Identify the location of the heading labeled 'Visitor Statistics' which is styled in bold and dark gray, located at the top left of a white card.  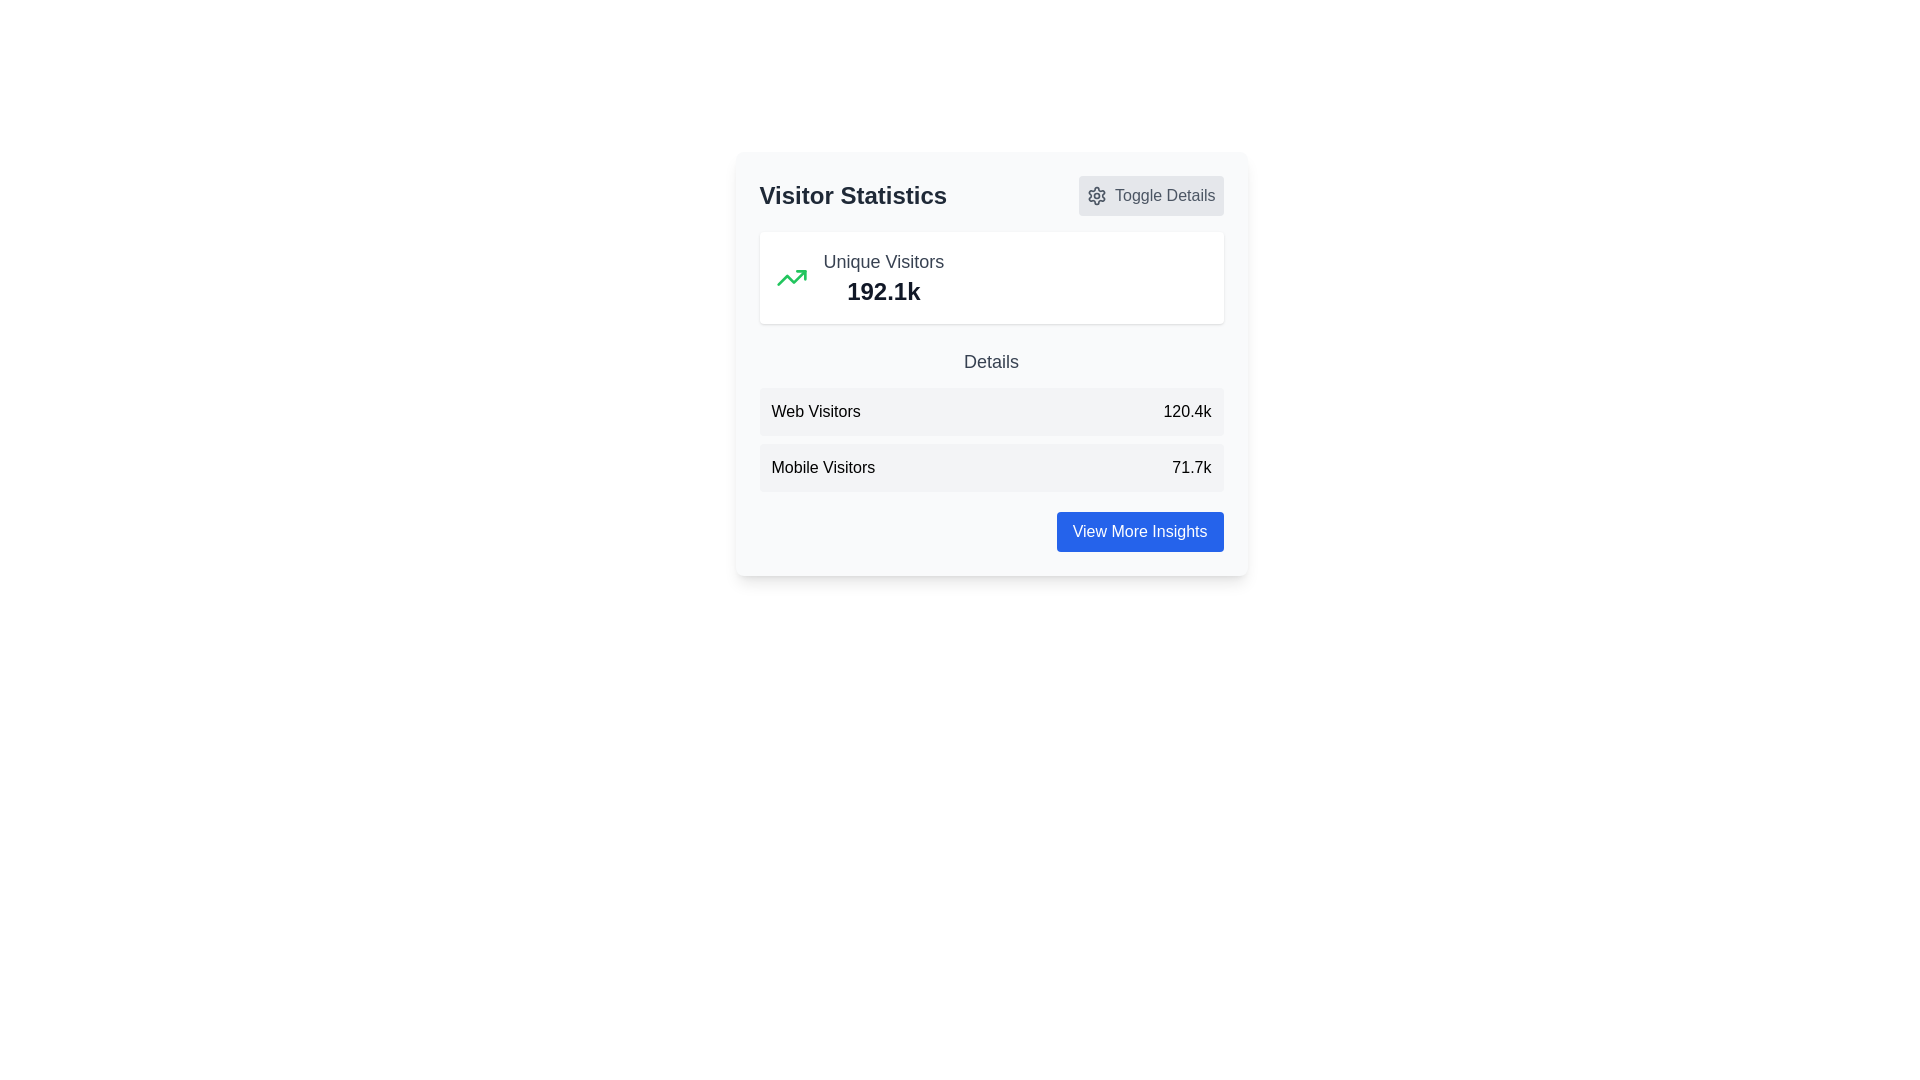
(853, 196).